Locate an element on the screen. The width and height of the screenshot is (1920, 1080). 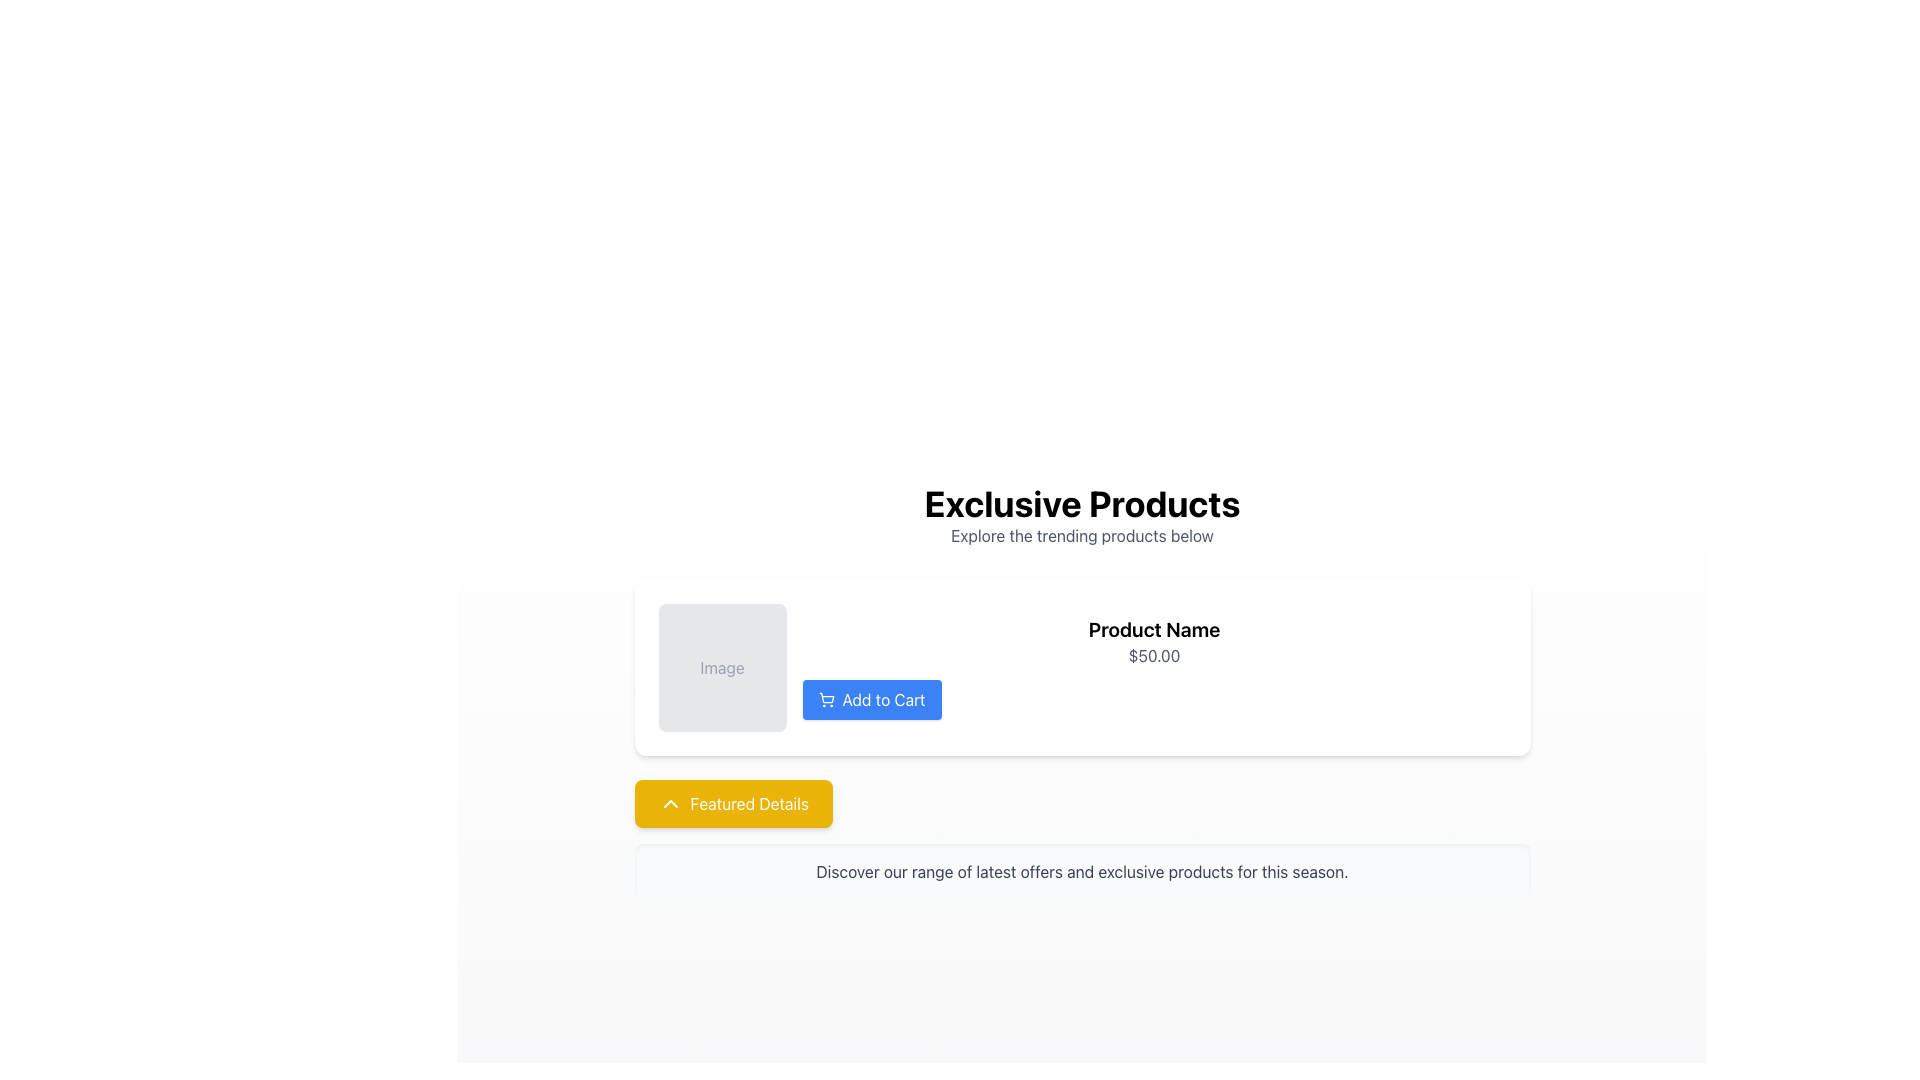
the placeholder text label indicating the intended presence of an image in the product card interface, located above the 'Add to Cart' button is located at coordinates (721, 667).